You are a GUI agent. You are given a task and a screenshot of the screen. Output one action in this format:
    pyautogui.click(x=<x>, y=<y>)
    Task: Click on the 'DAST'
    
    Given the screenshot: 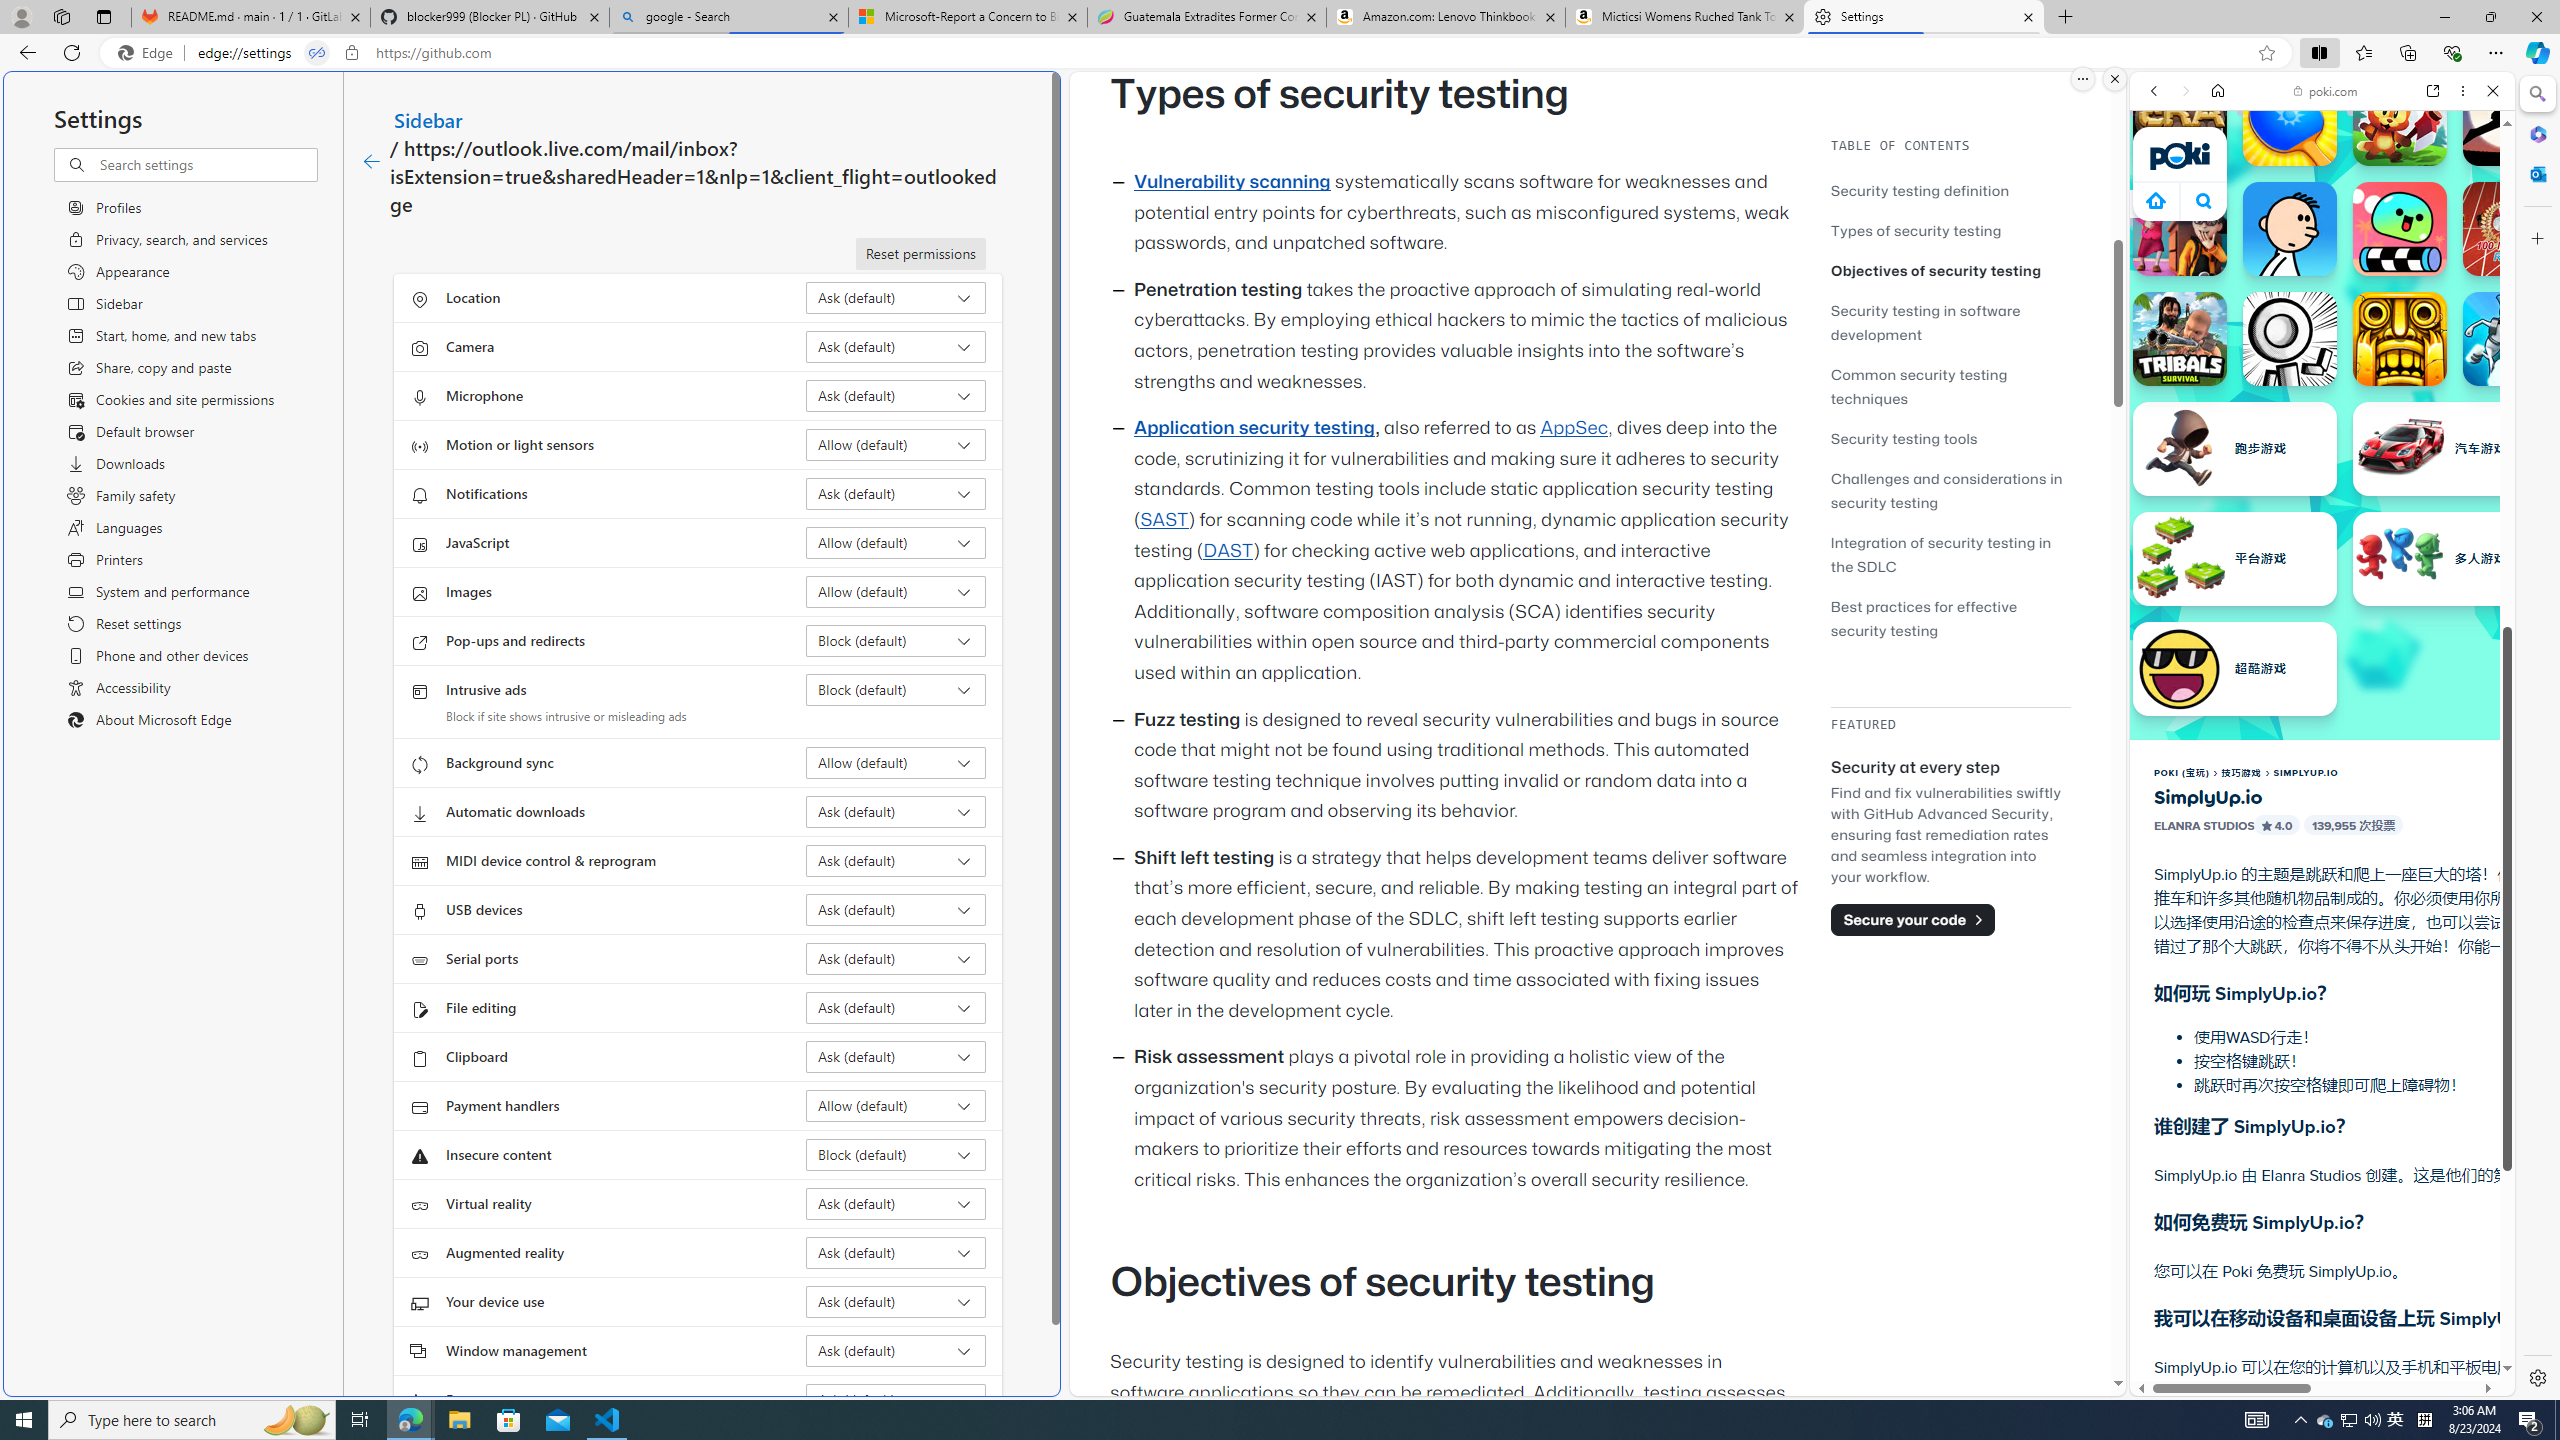 What is the action you would take?
    pyautogui.click(x=1227, y=549)
    